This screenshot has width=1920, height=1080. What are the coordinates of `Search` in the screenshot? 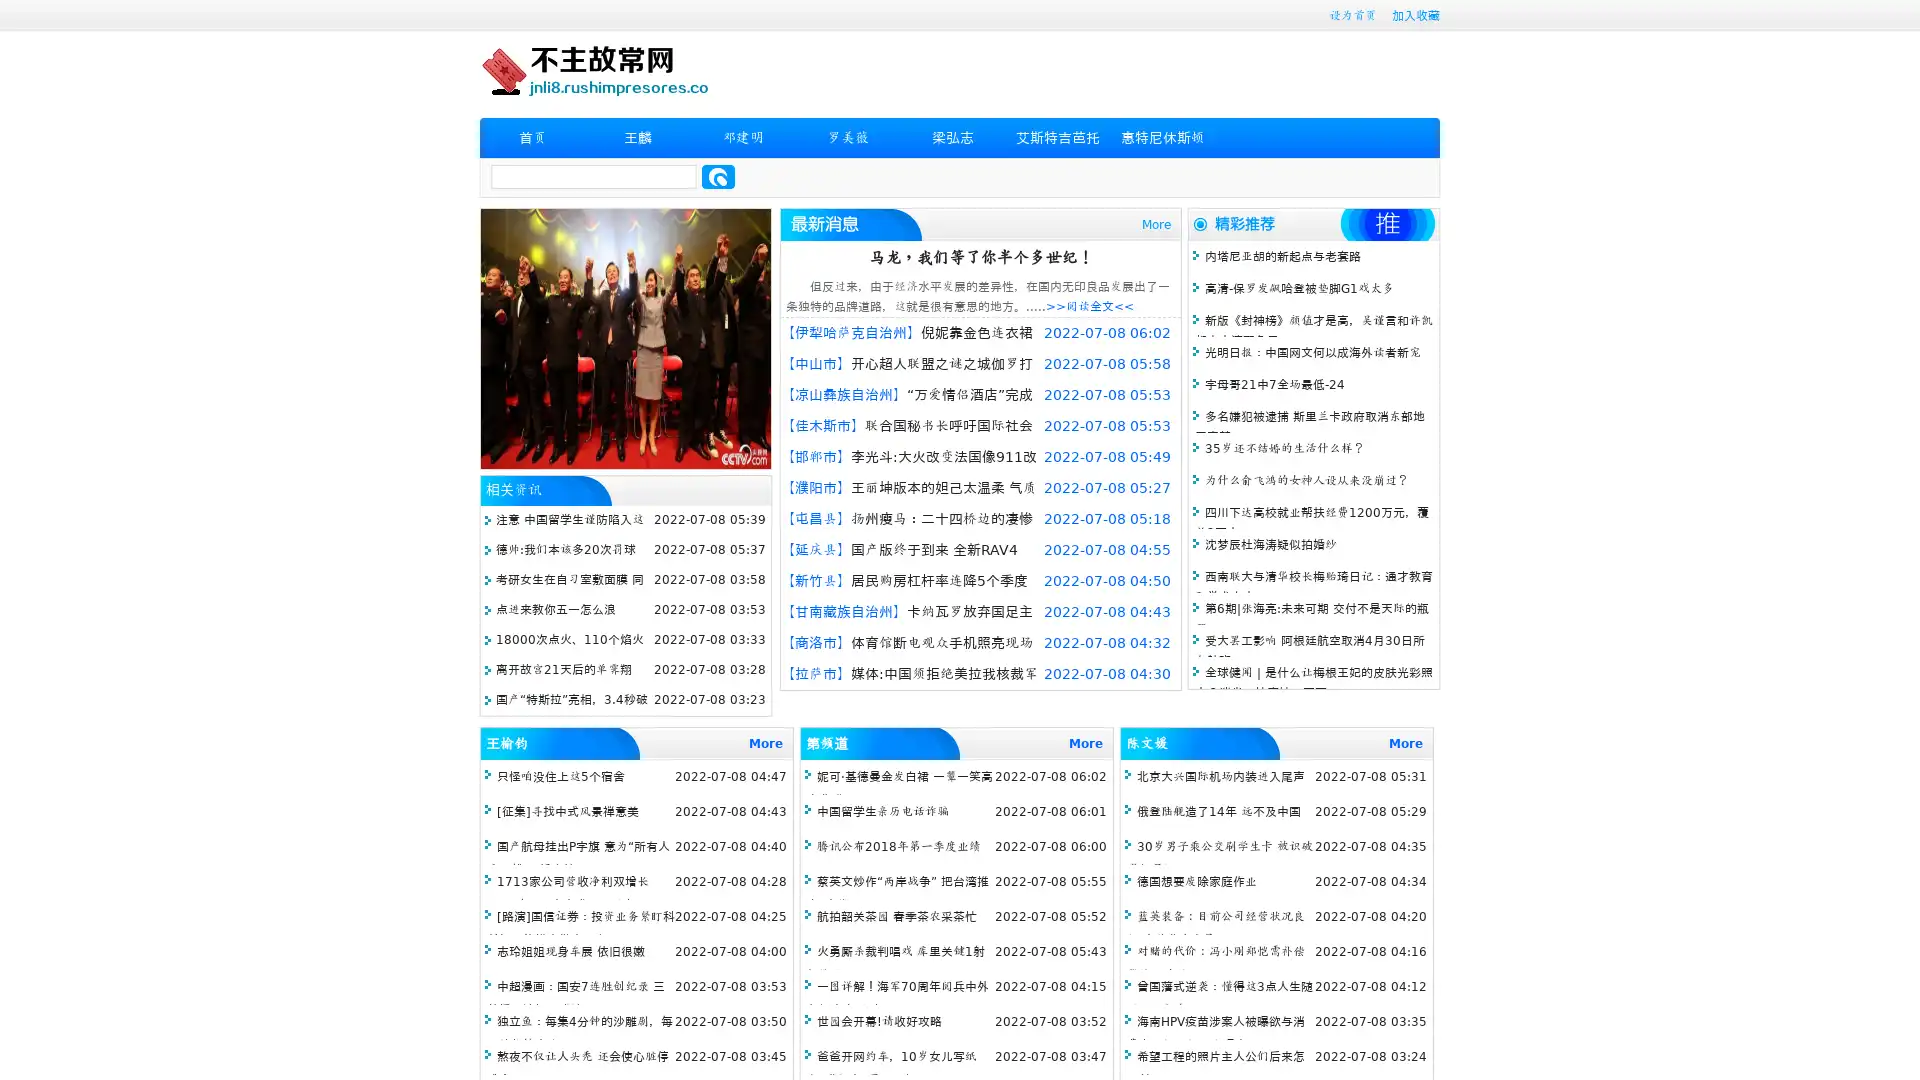 It's located at (718, 176).